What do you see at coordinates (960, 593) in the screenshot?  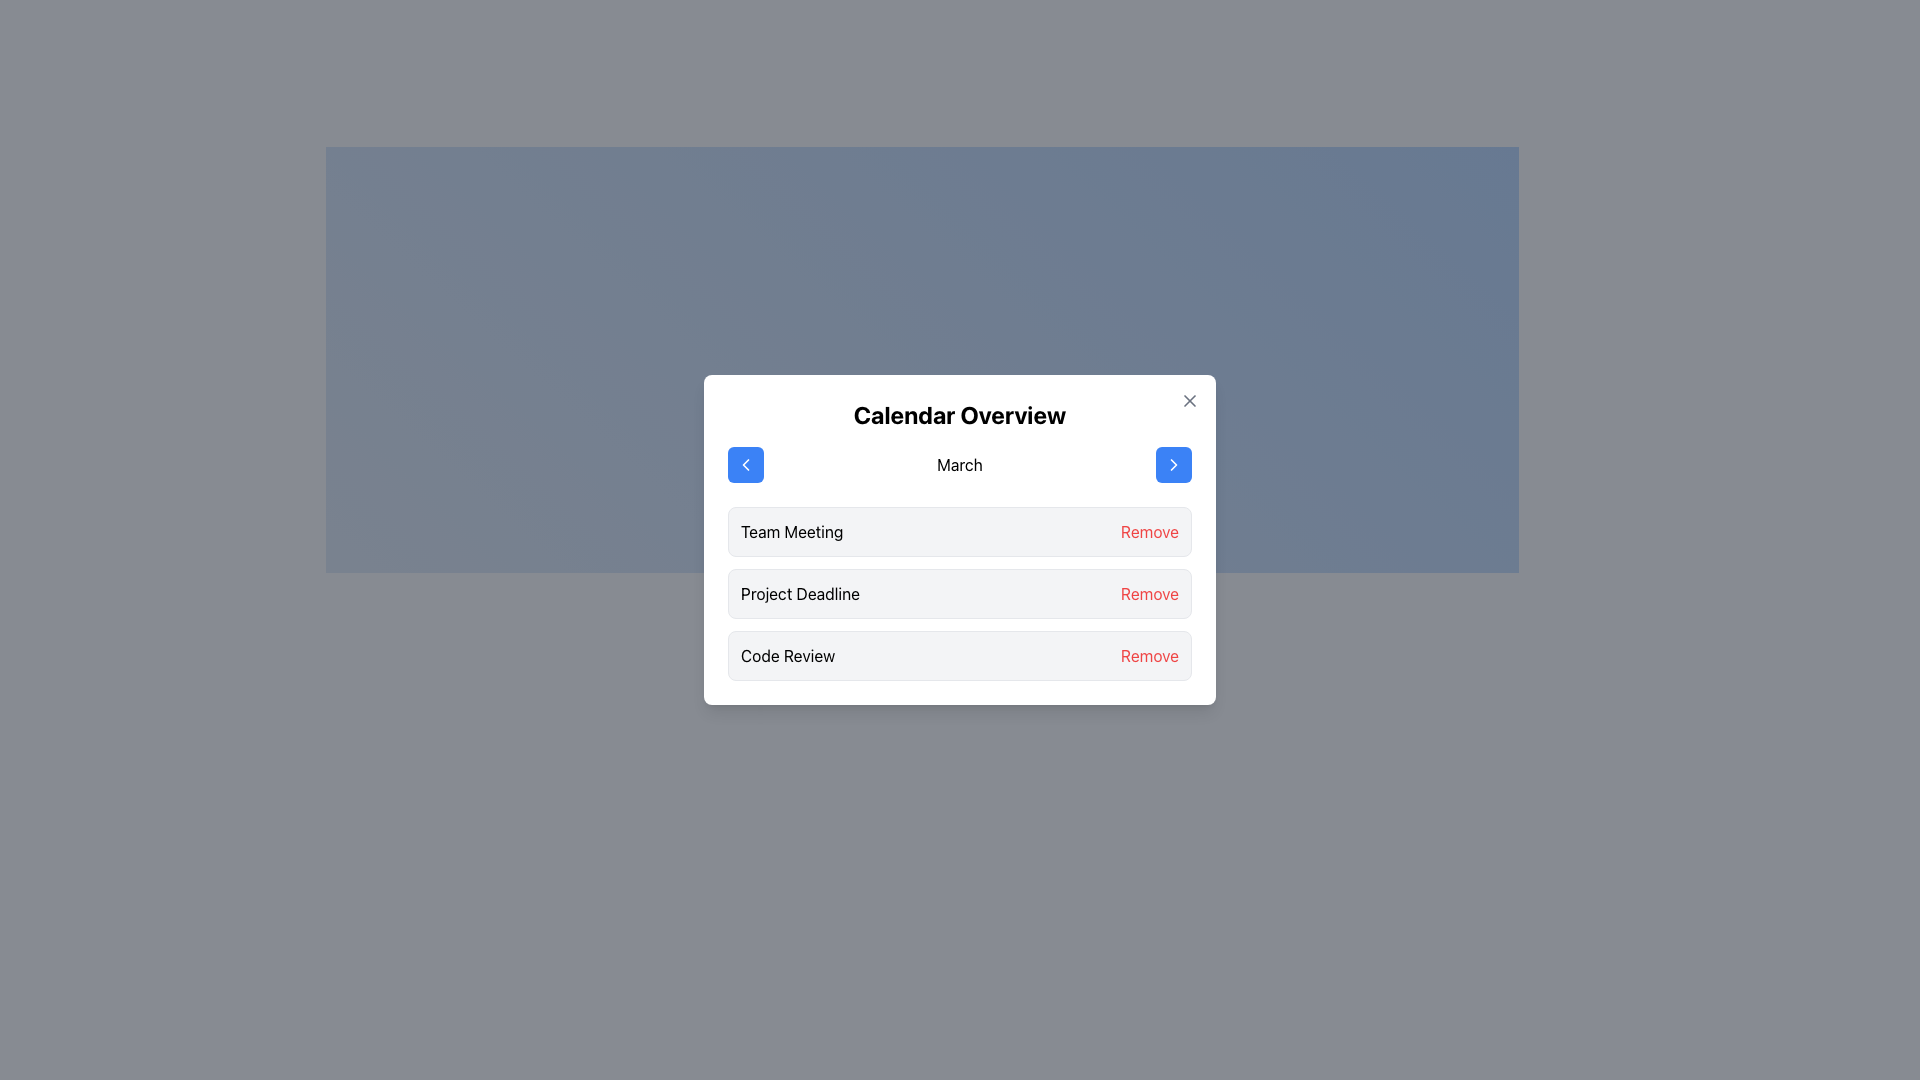 I see `the second list item labeled 'Project Deadline' in the 'Calendar Overview' section` at bounding box center [960, 593].